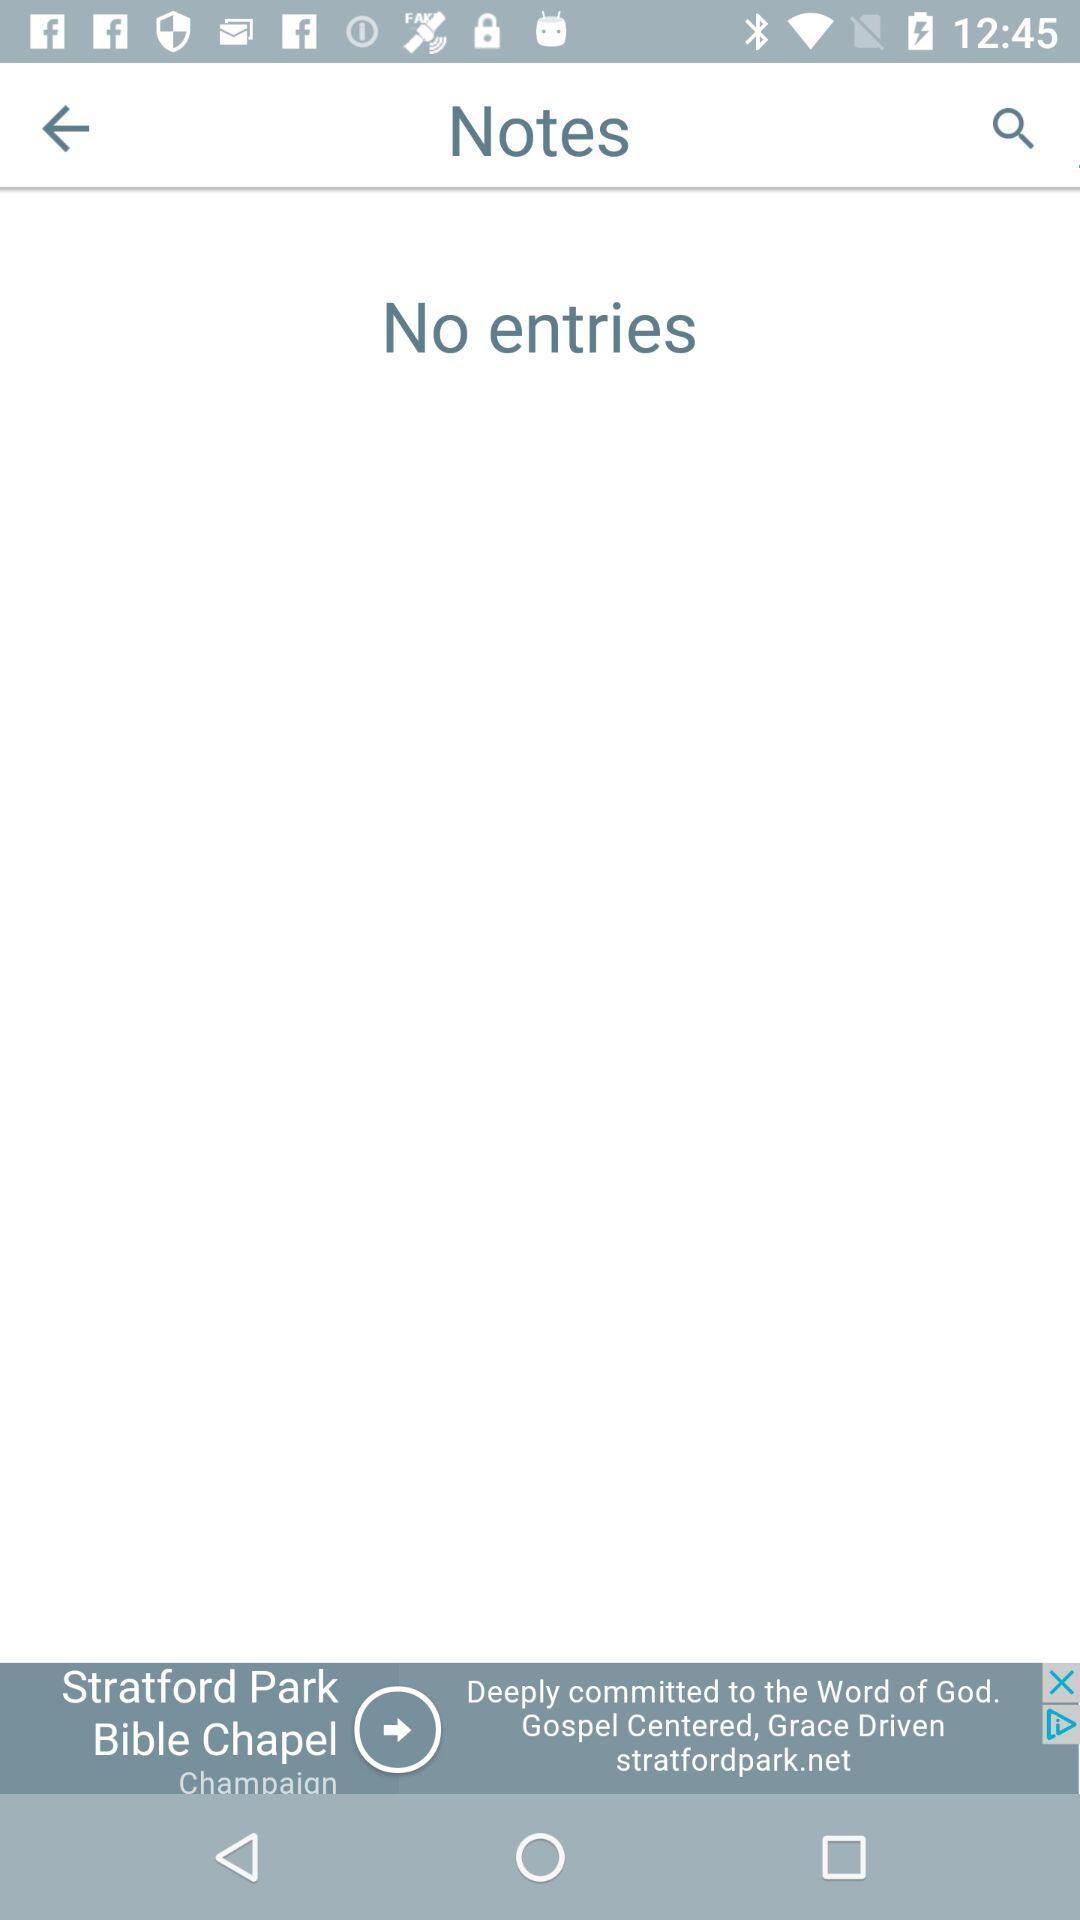 The image size is (1080, 1920). What do you see at coordinates (540, 1727) in the screenshot?
I see `advertisement for church` at bounding box center [540, 1727].